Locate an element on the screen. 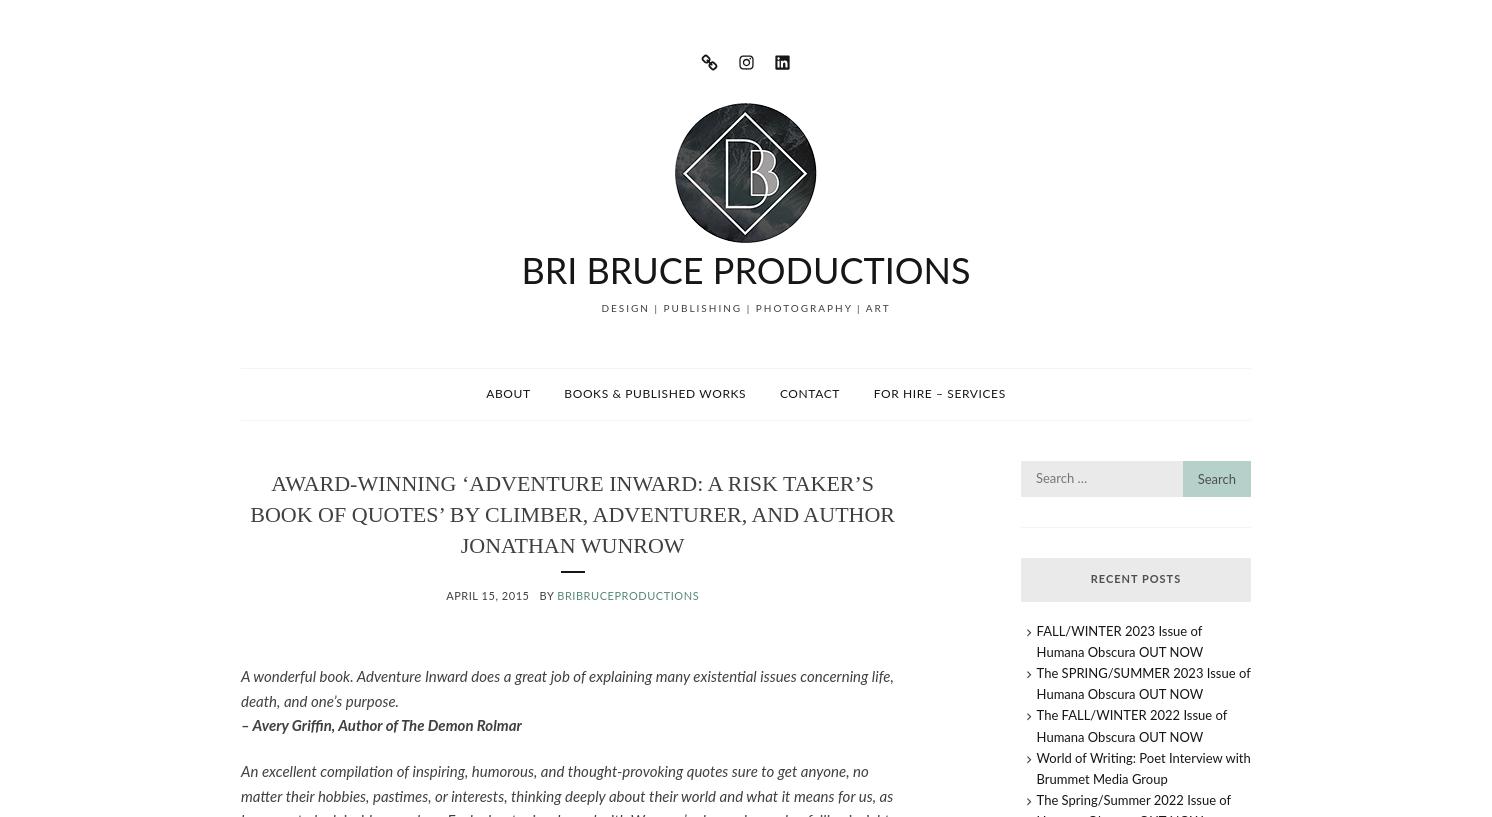 This screenshot has height=817, width=1492. 'Books & Published Works' is located at coordinates (654, 391).